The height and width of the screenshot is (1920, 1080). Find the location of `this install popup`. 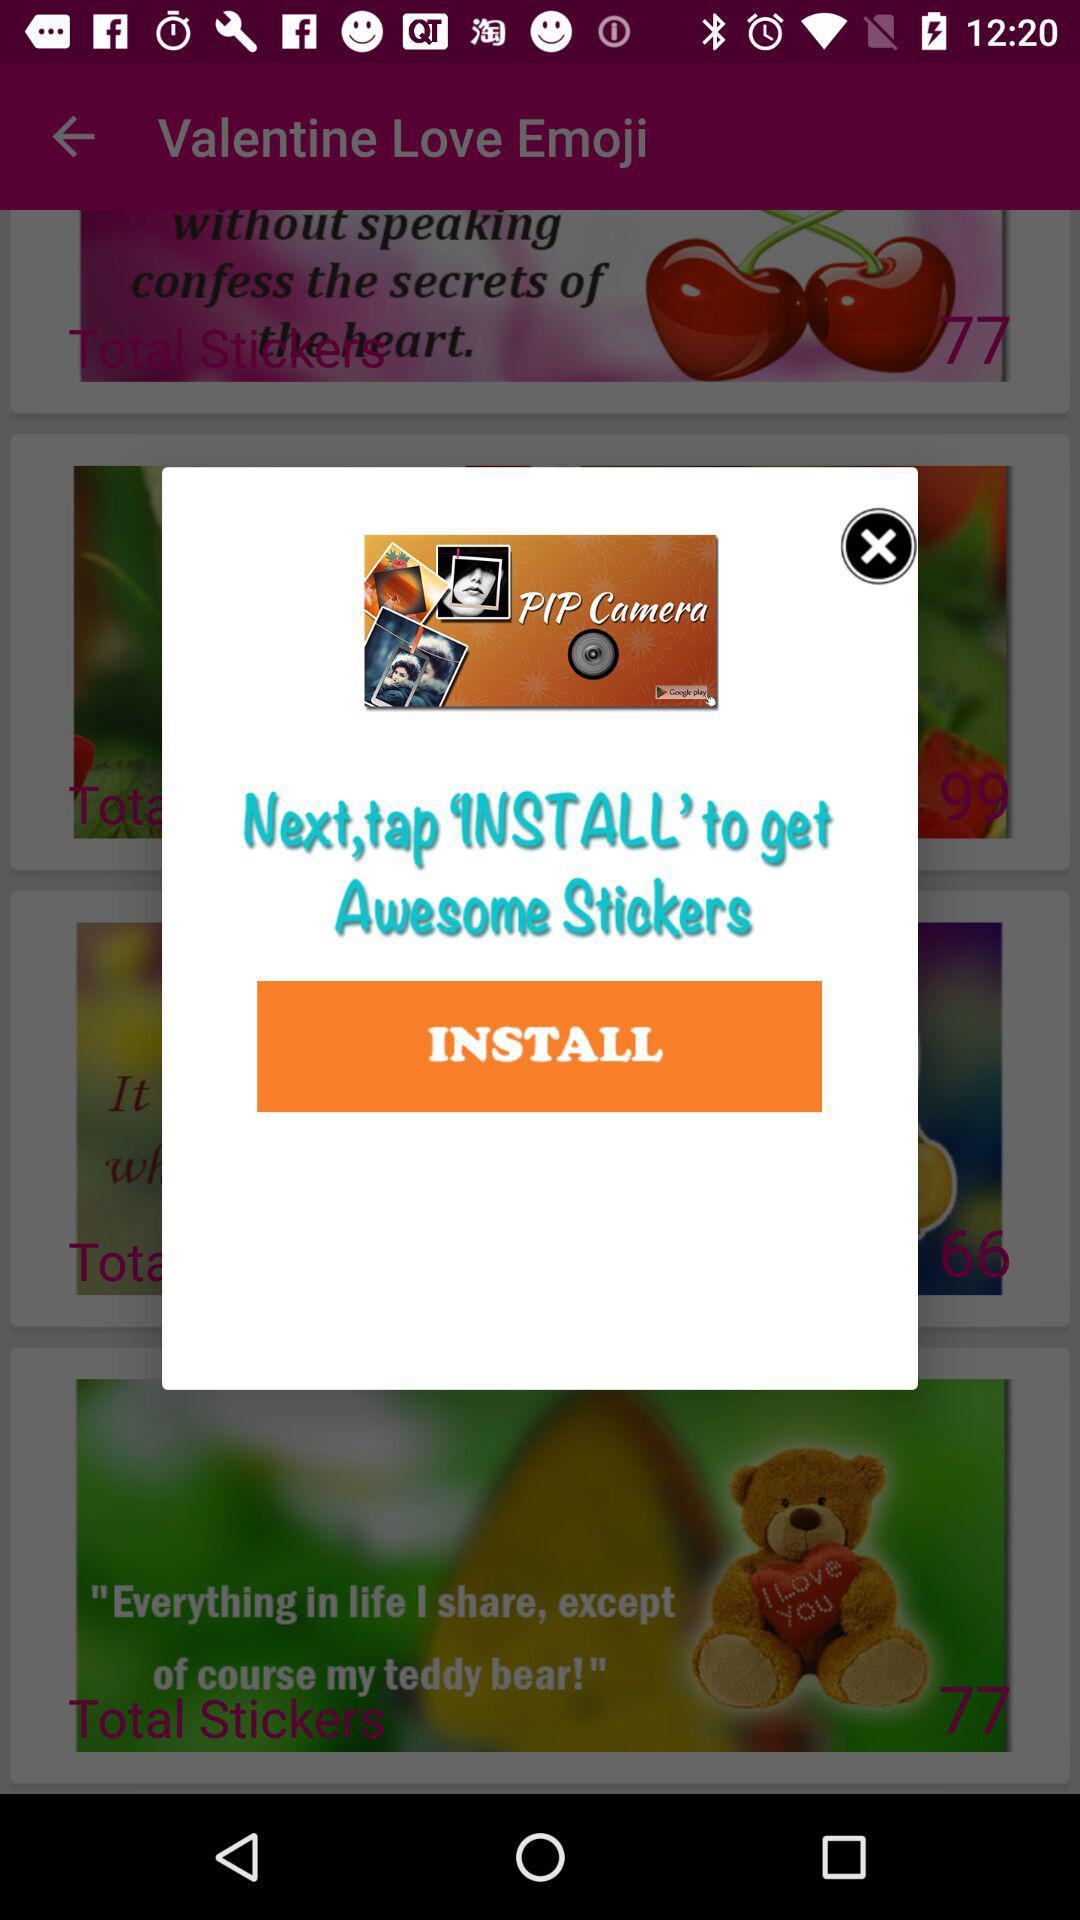

this install popup is located at coordinates (878, 546).